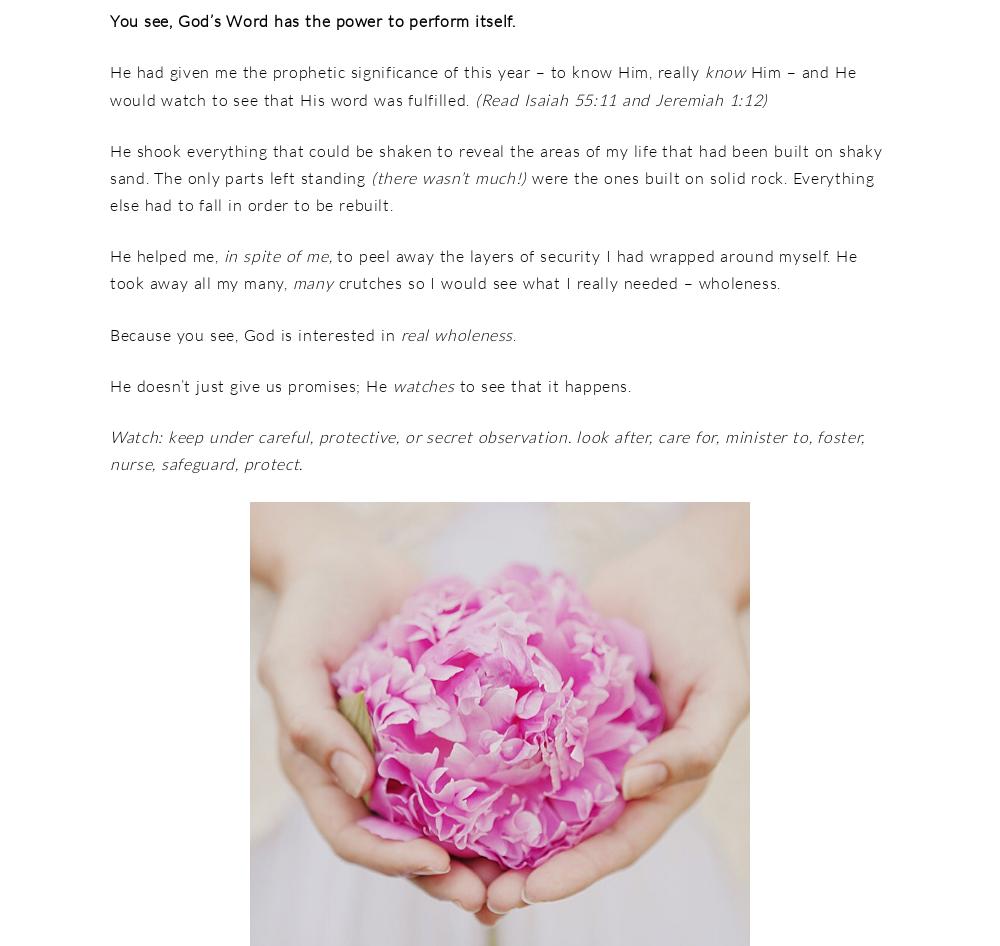 The image size is (1000, 946). Describe the element at coordinates (482, 268) in the screenshot. I see `'to peel away the layers of security I had wrapped around myself. He took away all my many,'` at that location.